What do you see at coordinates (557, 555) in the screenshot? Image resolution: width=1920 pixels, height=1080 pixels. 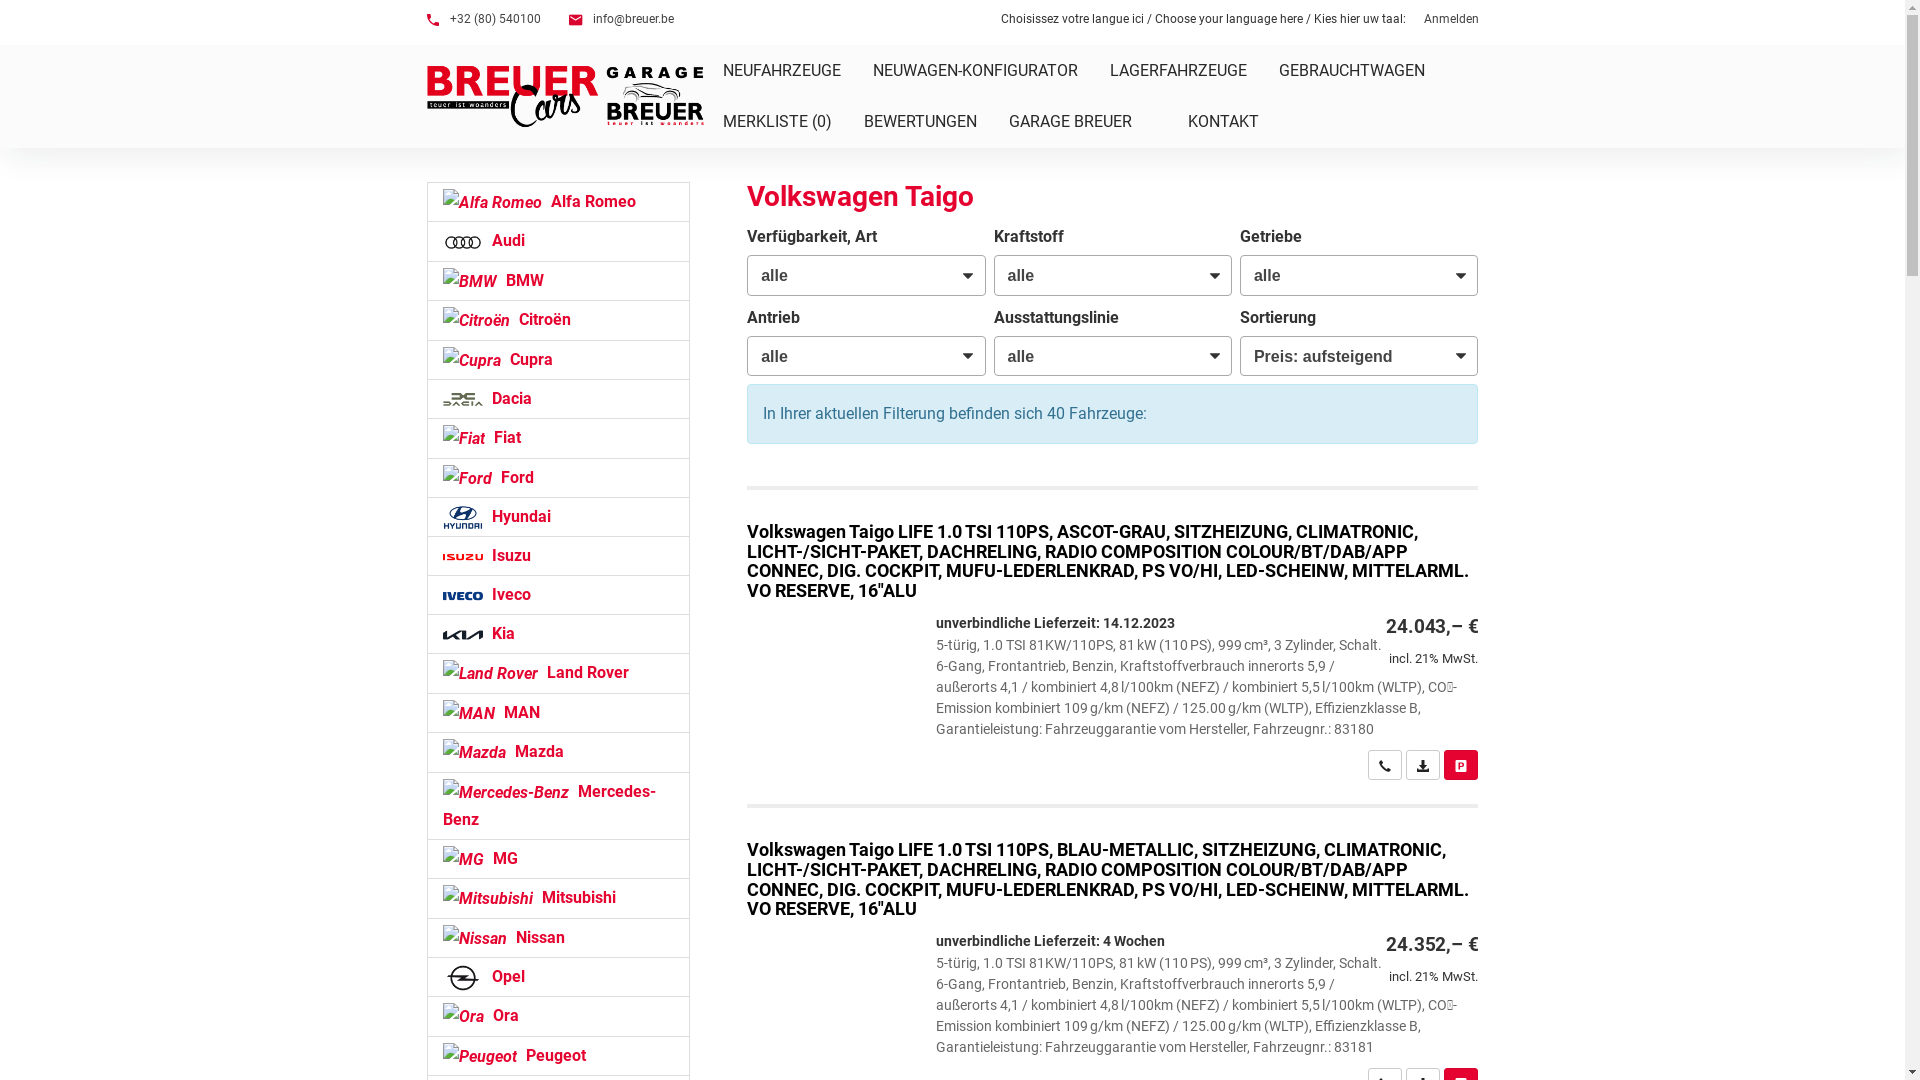 I see `'Isuzu'` at bounding box center [557, 555].